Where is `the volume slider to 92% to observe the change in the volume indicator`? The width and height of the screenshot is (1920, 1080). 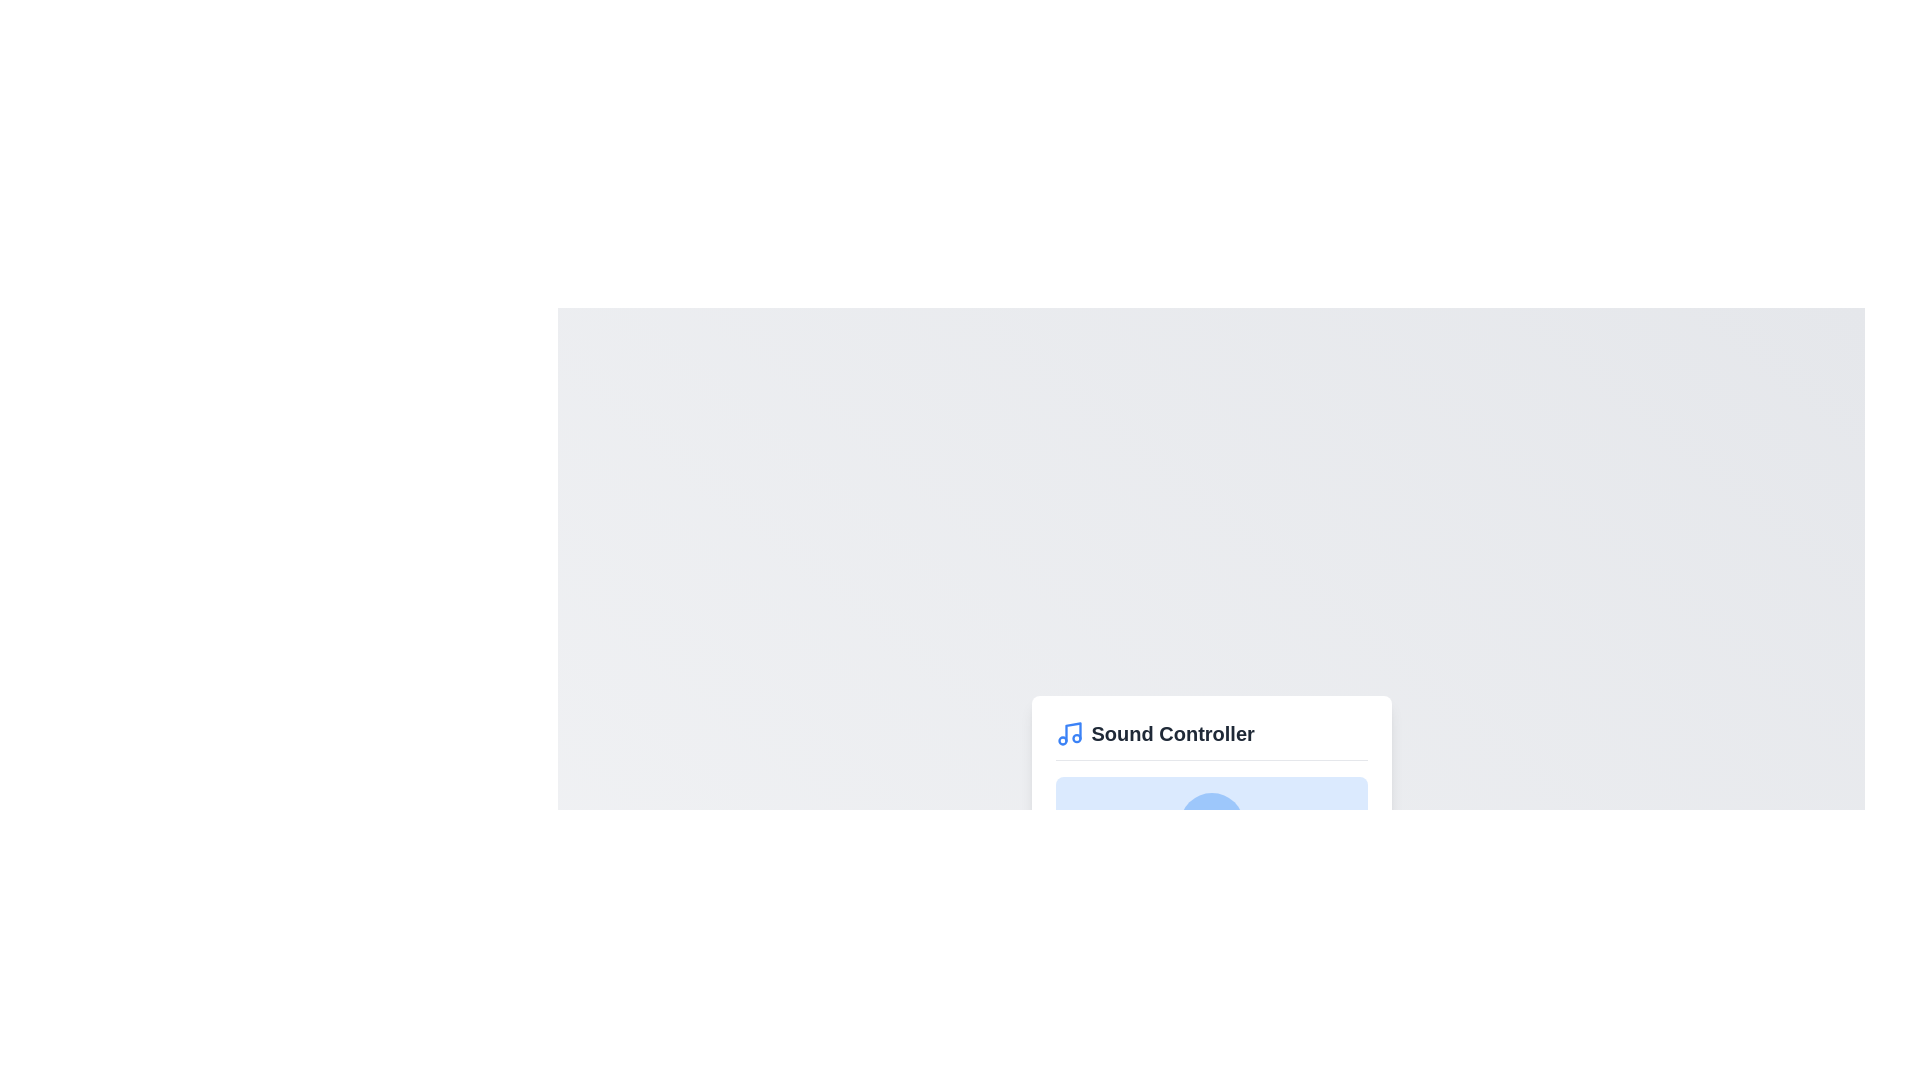 the volume slider to 92% to observe the change in the volume indicator is located at coordinates (1342, 896).